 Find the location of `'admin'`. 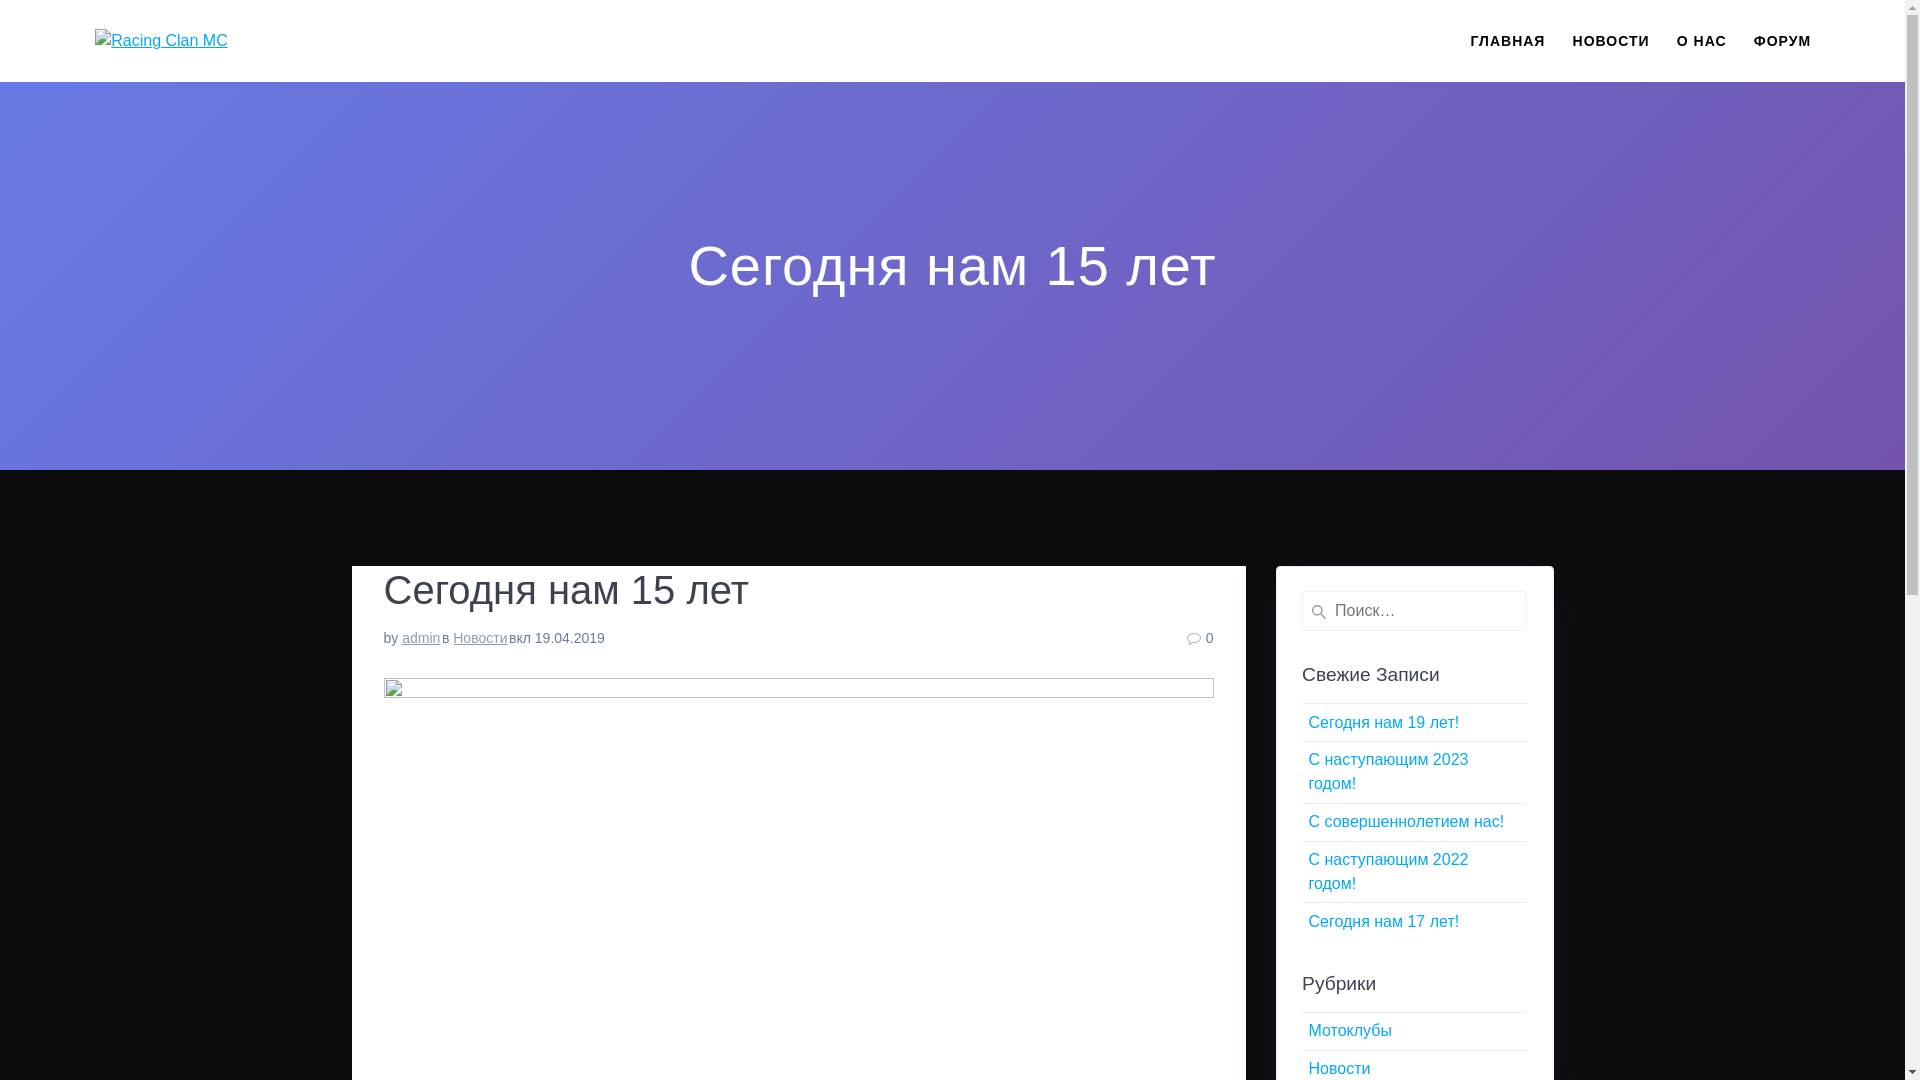

'admin' is located at coordinates (420, 637).